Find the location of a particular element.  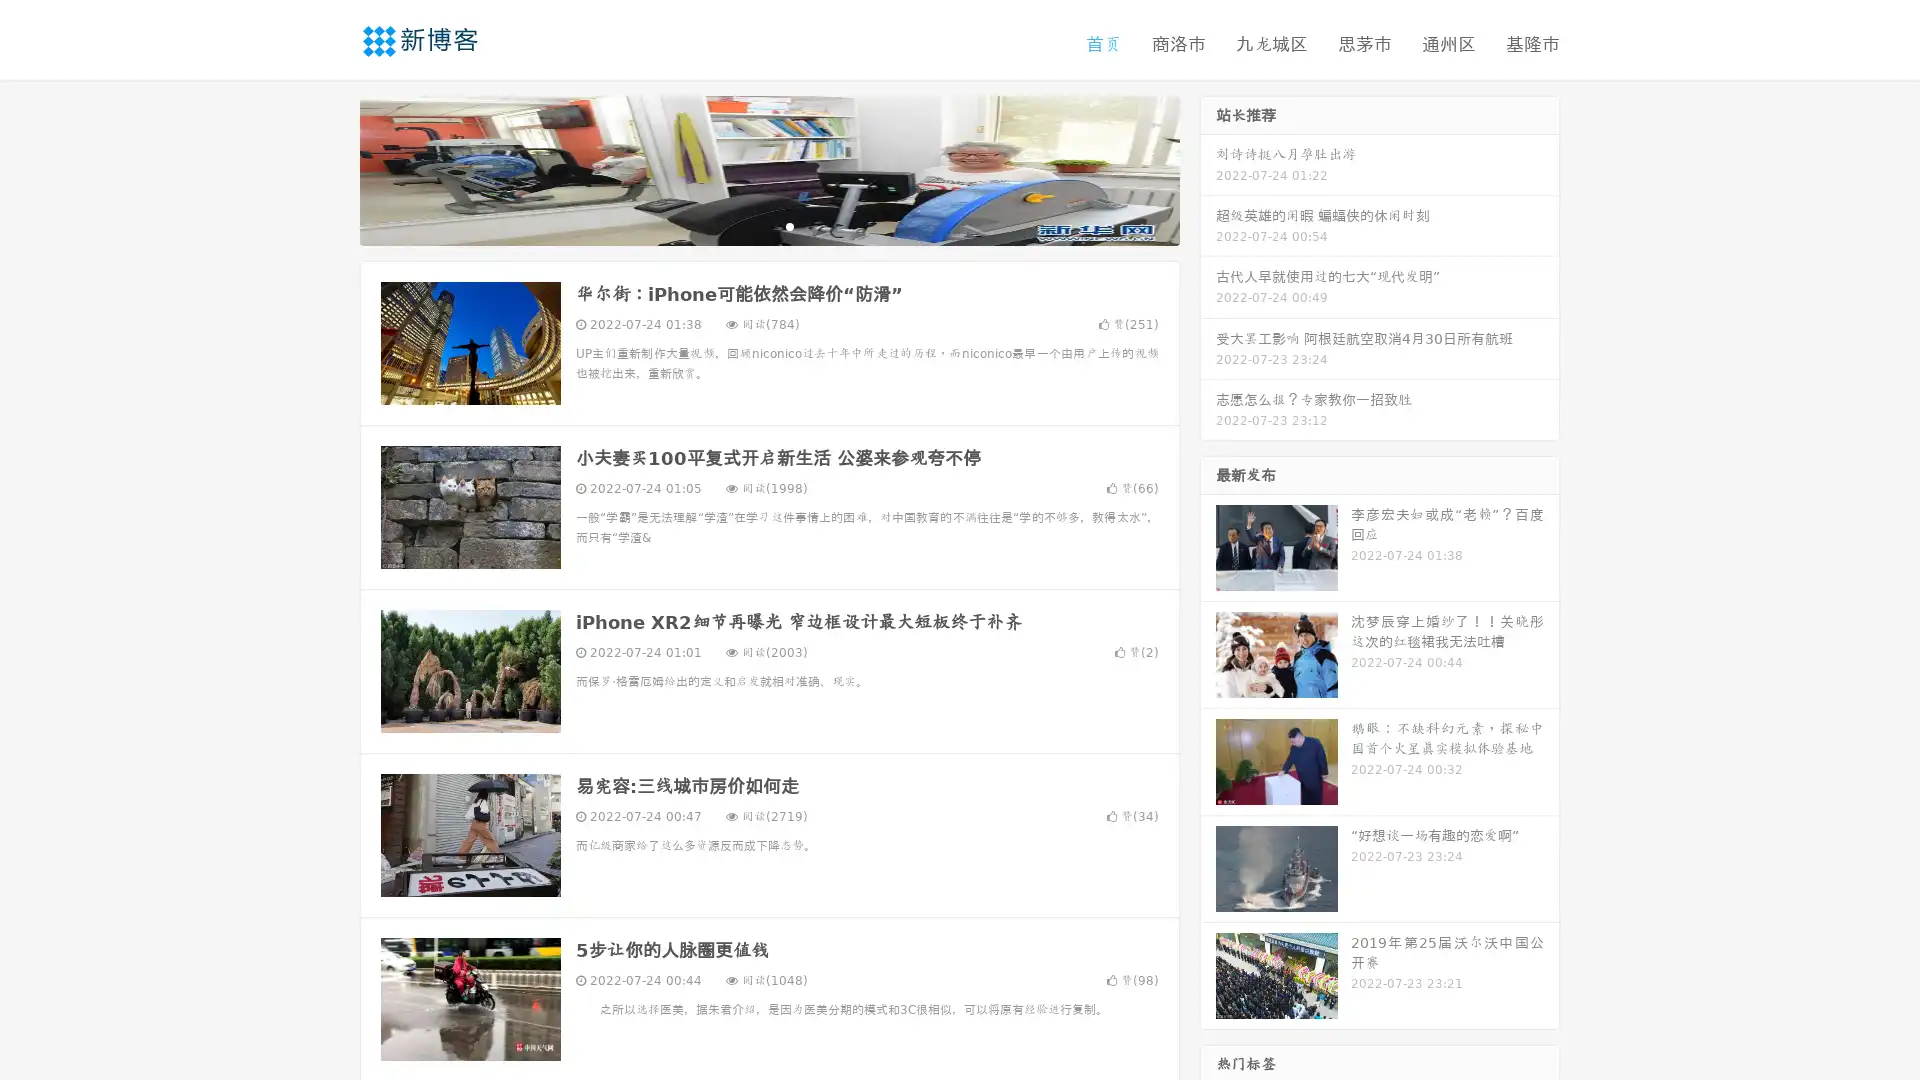

Next slide is located at coordinates (1208, 168).